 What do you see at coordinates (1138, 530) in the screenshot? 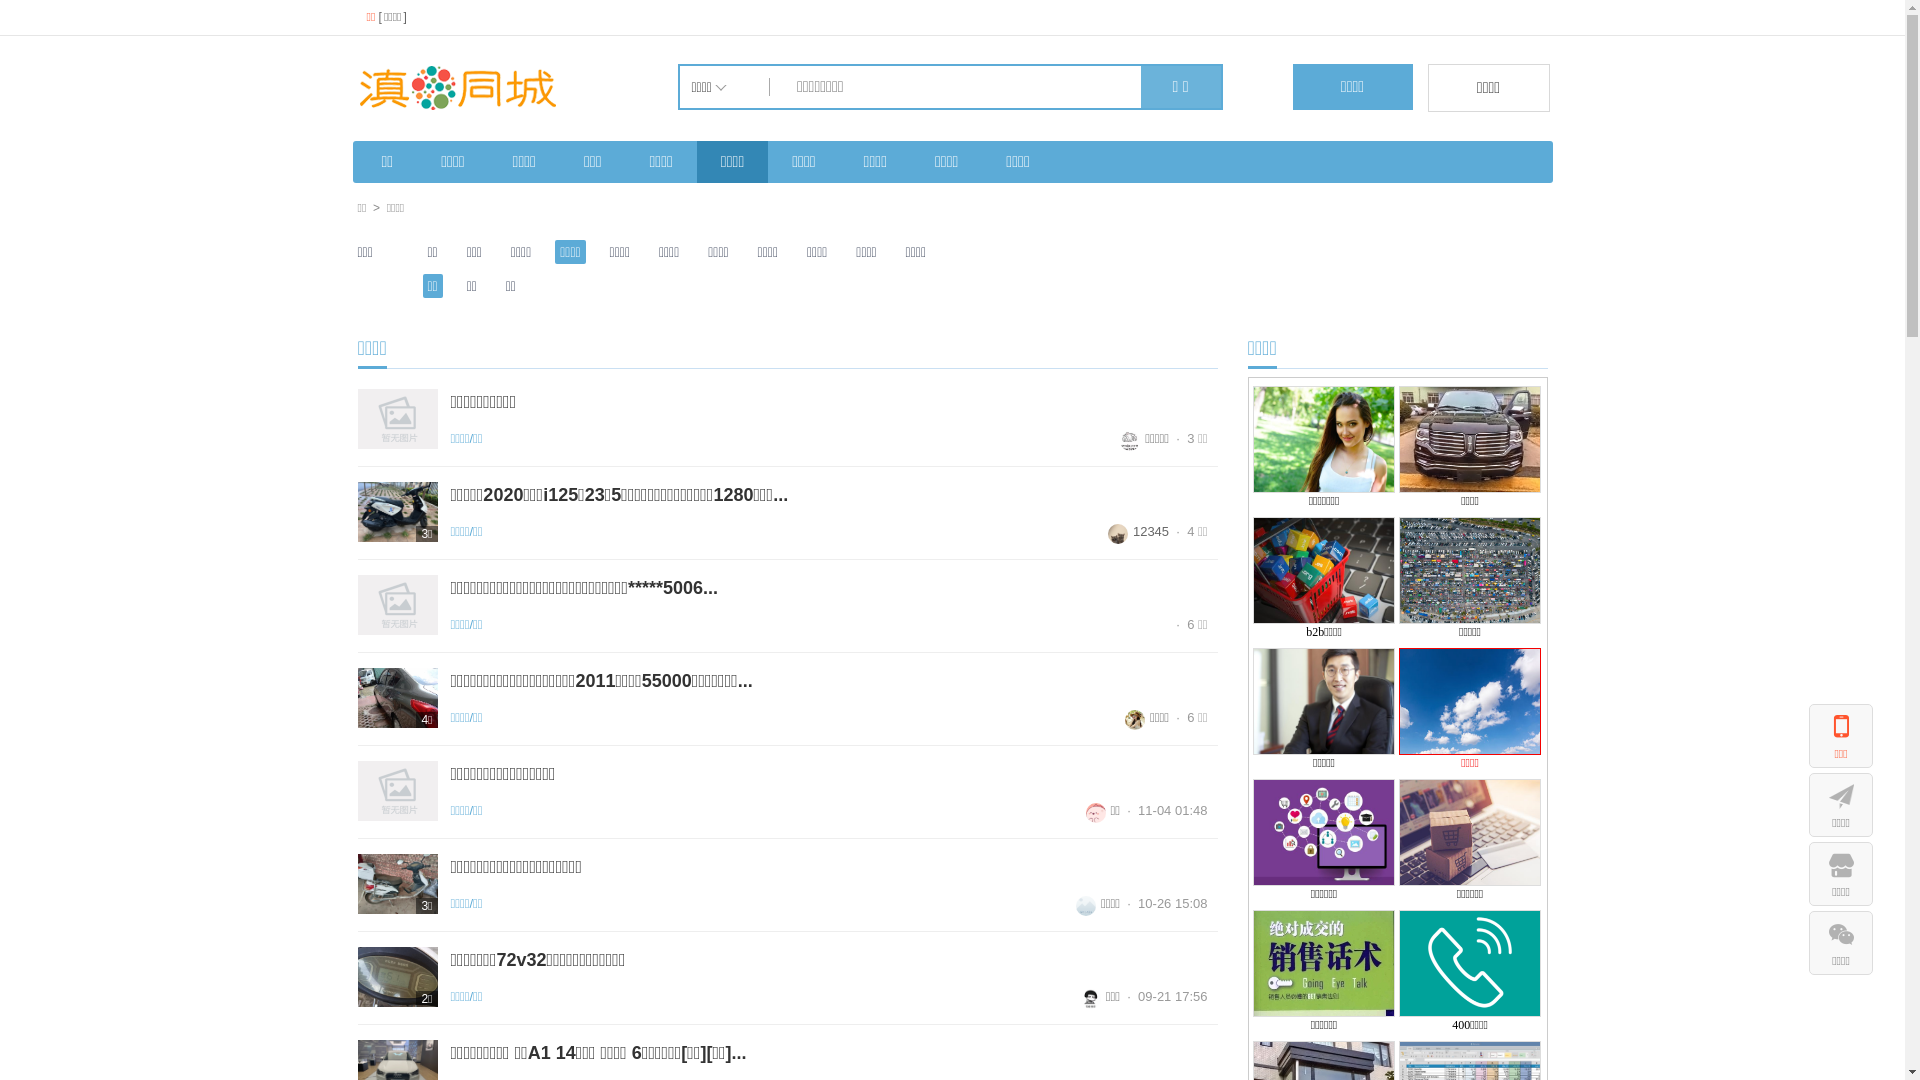
I see `'12345'` at bounding box center [1138, 530].